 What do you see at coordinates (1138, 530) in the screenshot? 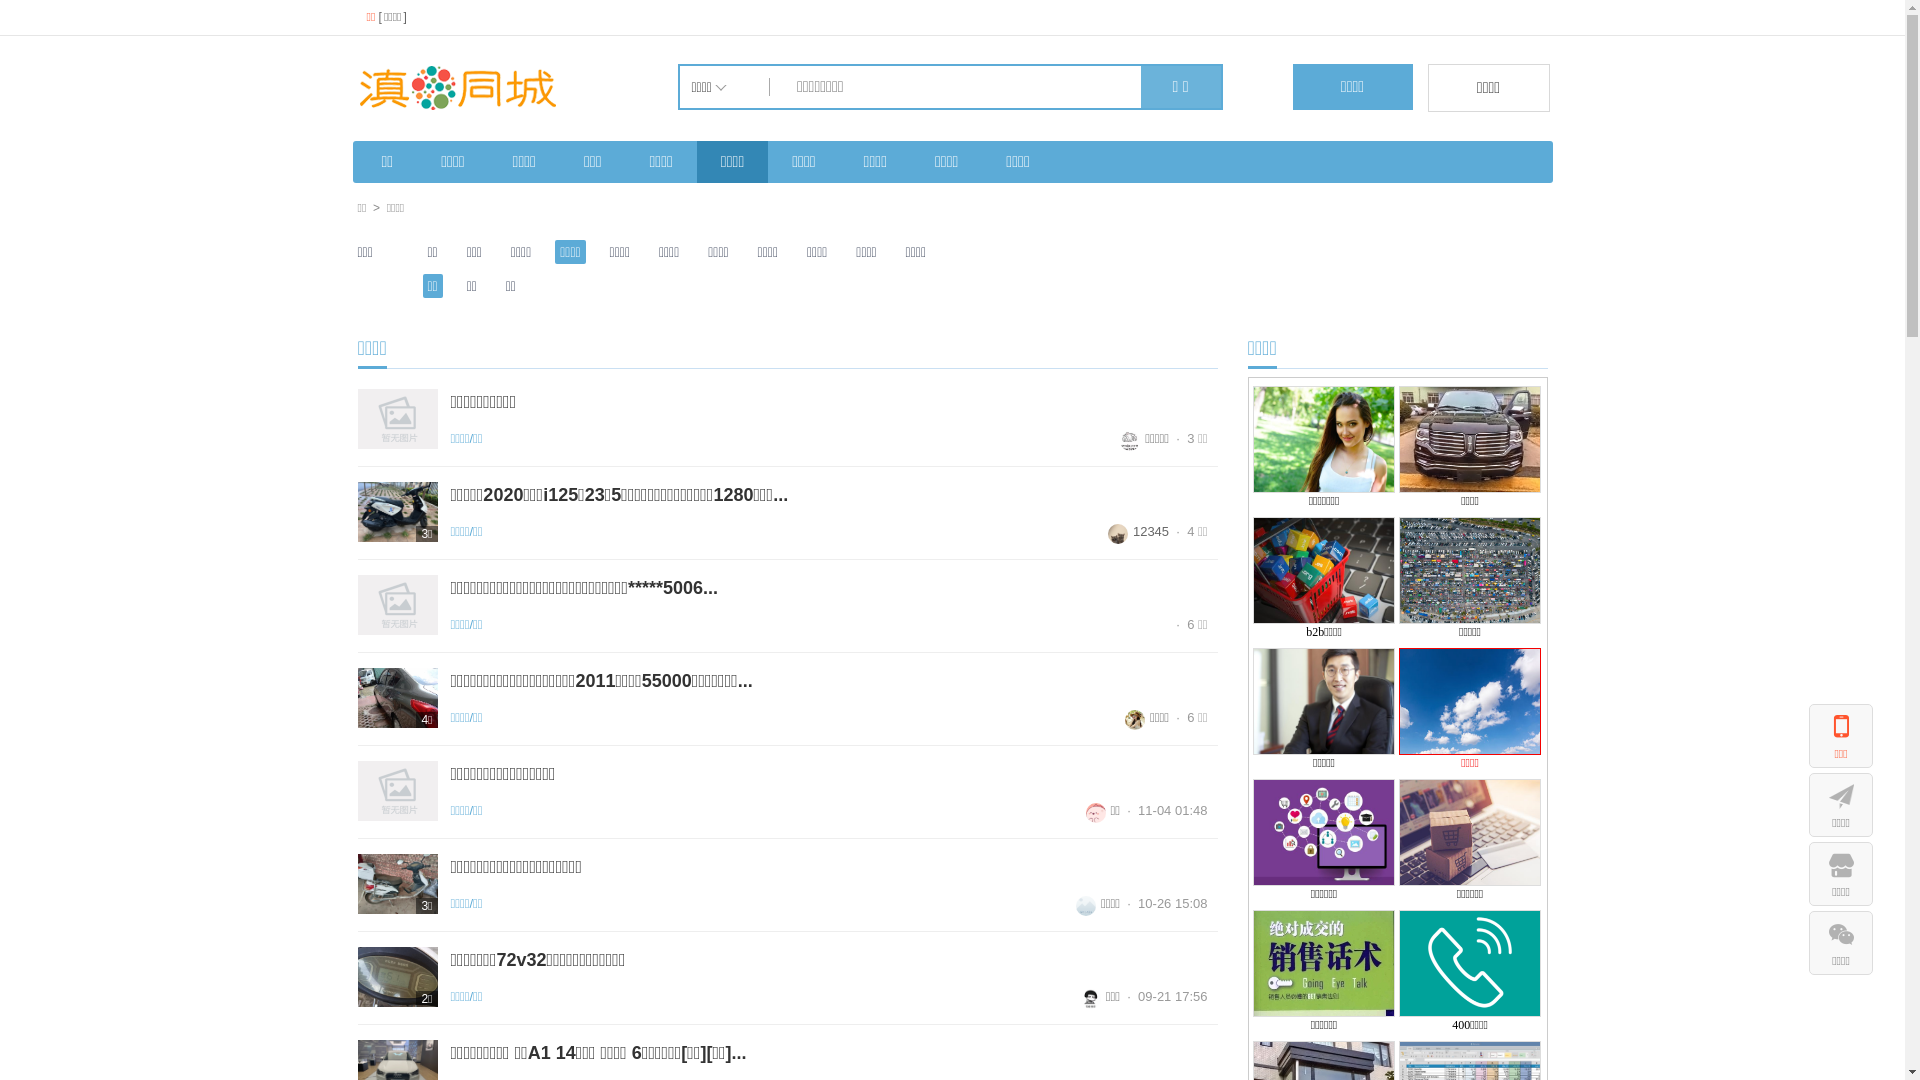
I see `'12345'` at bounding box center [1138, 530].